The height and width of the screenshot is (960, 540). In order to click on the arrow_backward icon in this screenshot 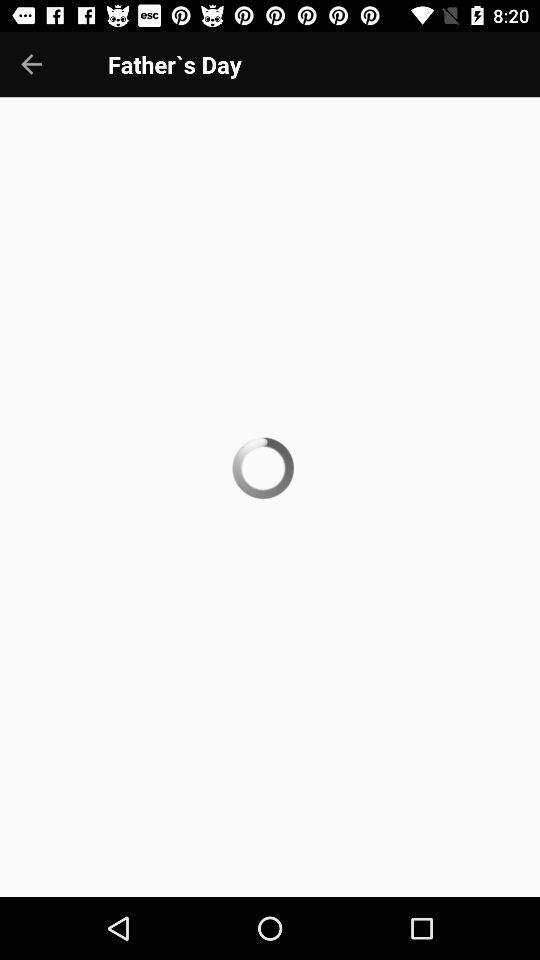, I will do `click(54, 64)`.